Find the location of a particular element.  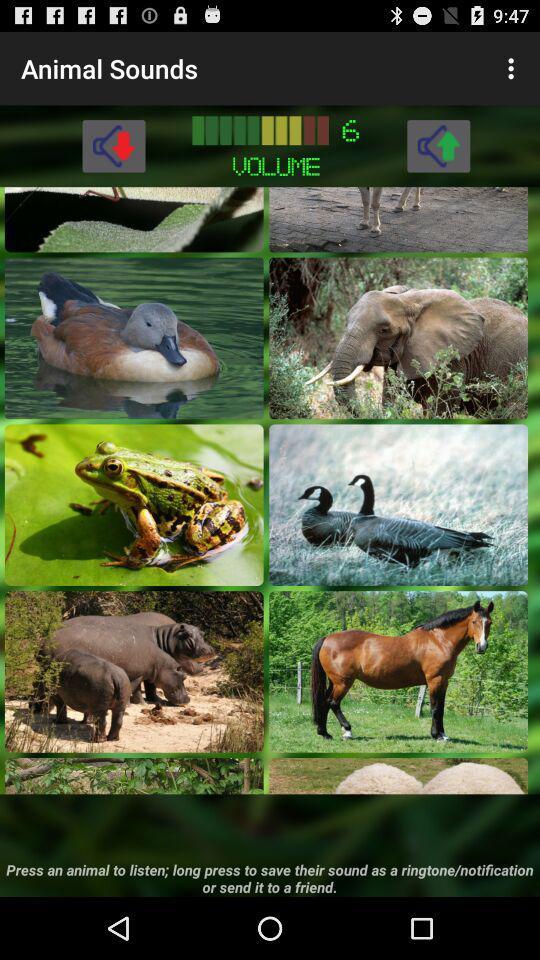

press to listen is located at coordinates (398, 775).